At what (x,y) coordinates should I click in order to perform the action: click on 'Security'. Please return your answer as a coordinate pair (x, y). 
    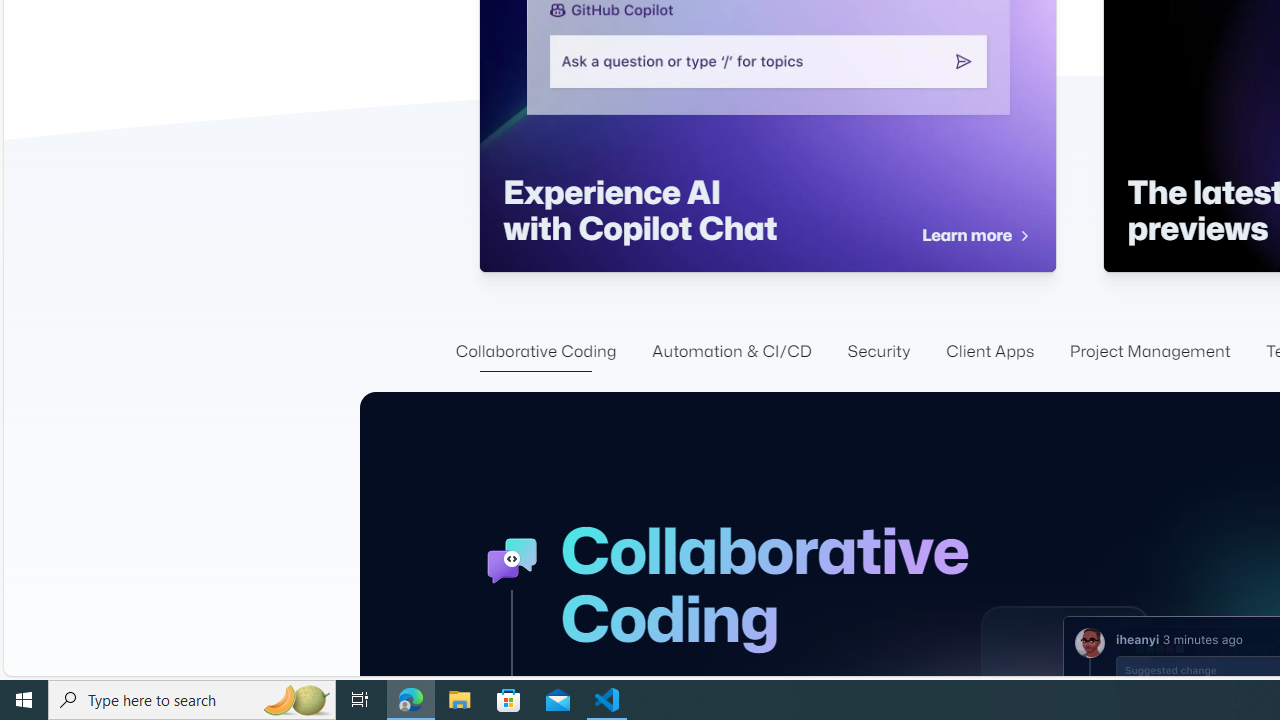
    Looking at the image, I should click on (879, 351).